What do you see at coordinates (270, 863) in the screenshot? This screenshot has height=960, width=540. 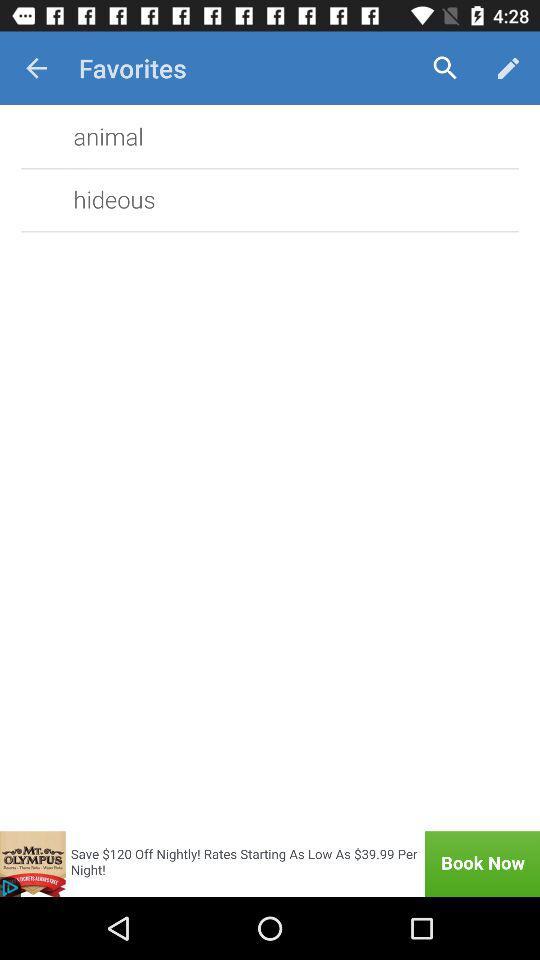 I see `open advertisement` at bounding box center [270, 863].